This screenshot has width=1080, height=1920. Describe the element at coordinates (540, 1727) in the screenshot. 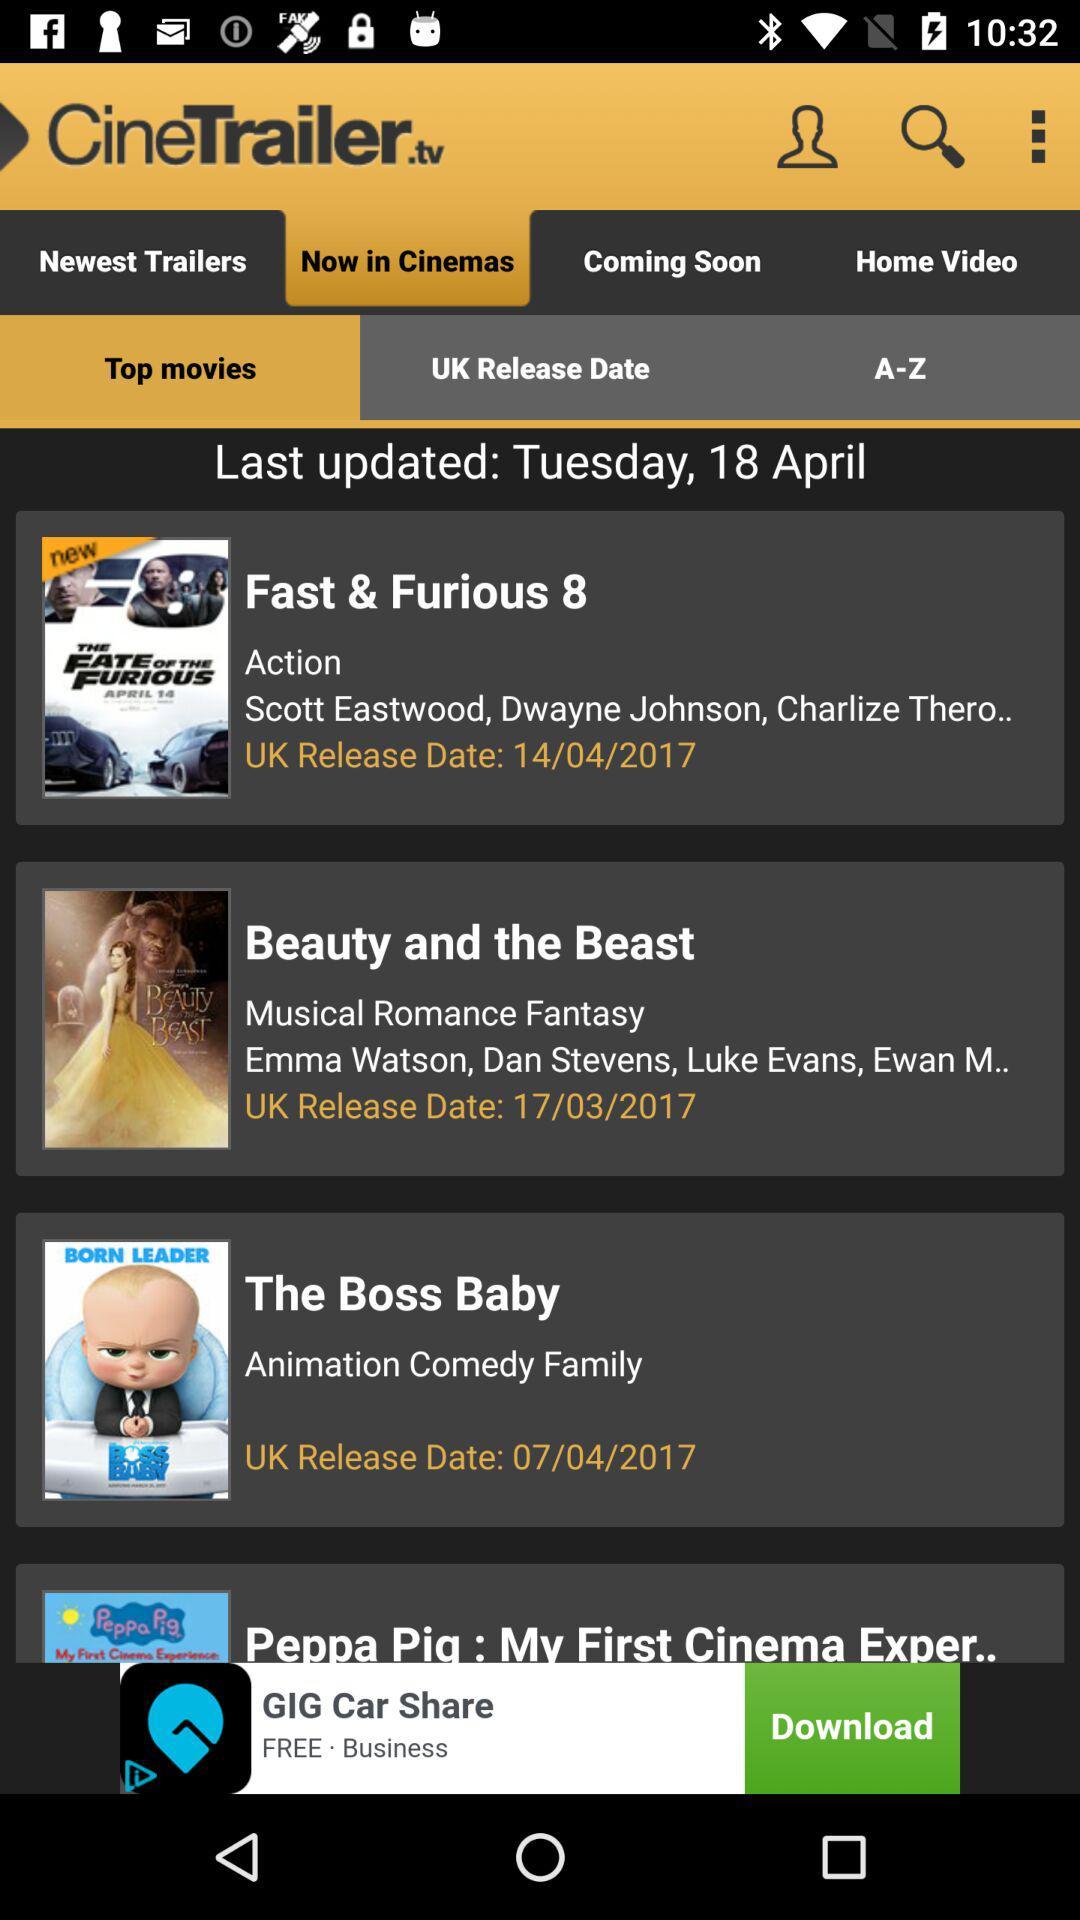

I see `banner of advertiser` at that location.